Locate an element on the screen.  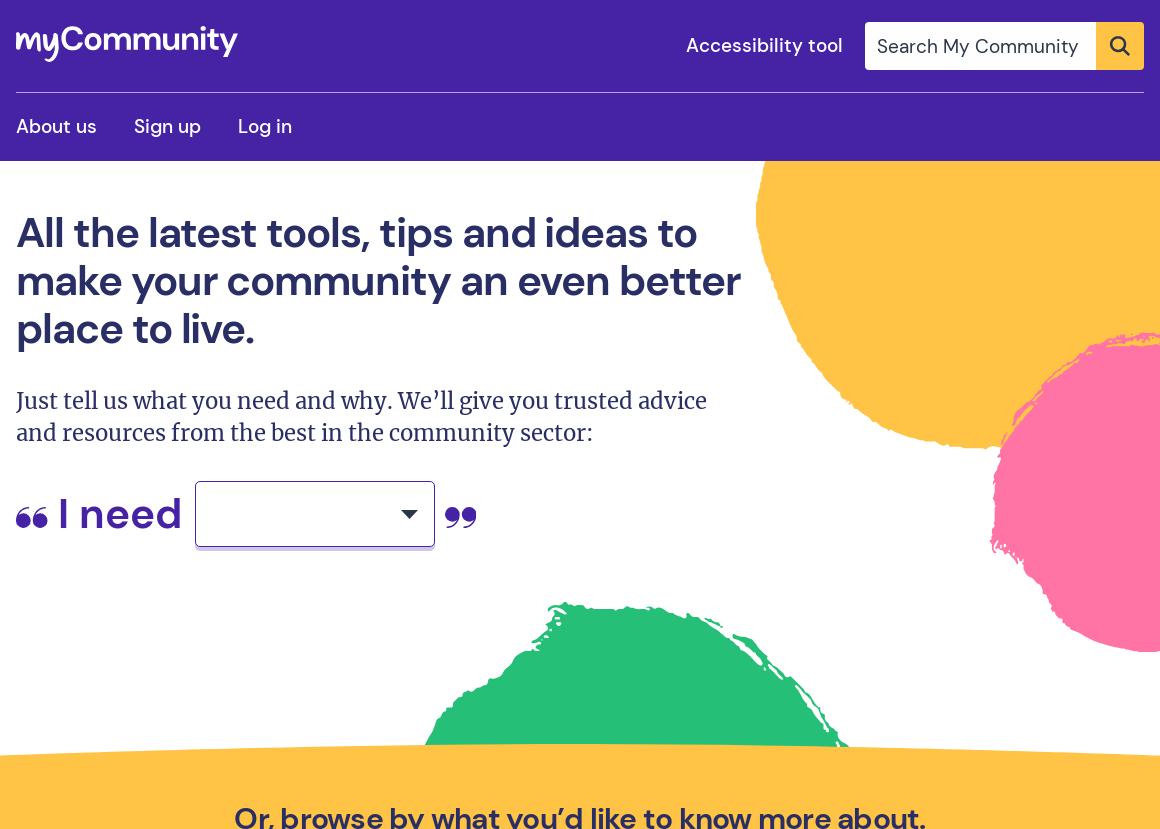
'Log in' is located at coordinates (264, 125).